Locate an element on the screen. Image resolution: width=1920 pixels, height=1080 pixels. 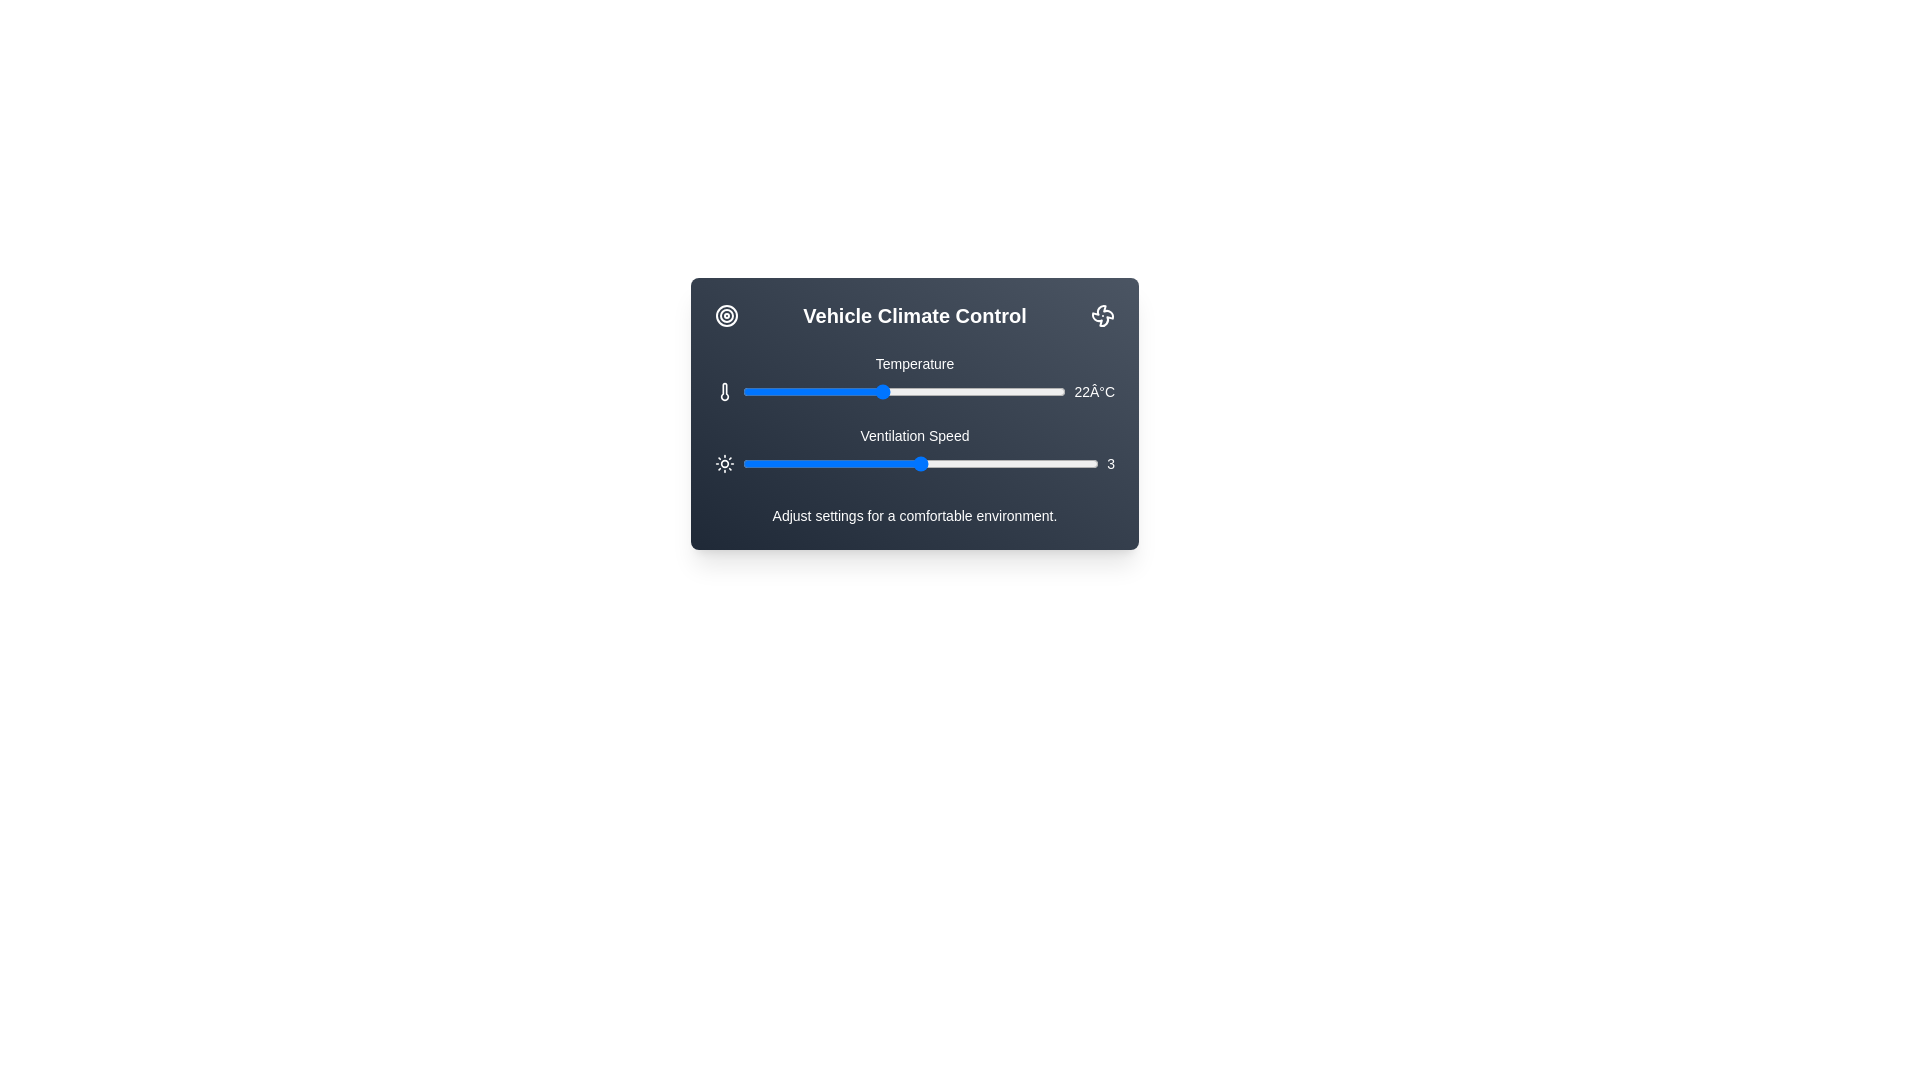
the temperature slider to set the temperature to 24 degrees Celsius is located at coordinates (926, 392).